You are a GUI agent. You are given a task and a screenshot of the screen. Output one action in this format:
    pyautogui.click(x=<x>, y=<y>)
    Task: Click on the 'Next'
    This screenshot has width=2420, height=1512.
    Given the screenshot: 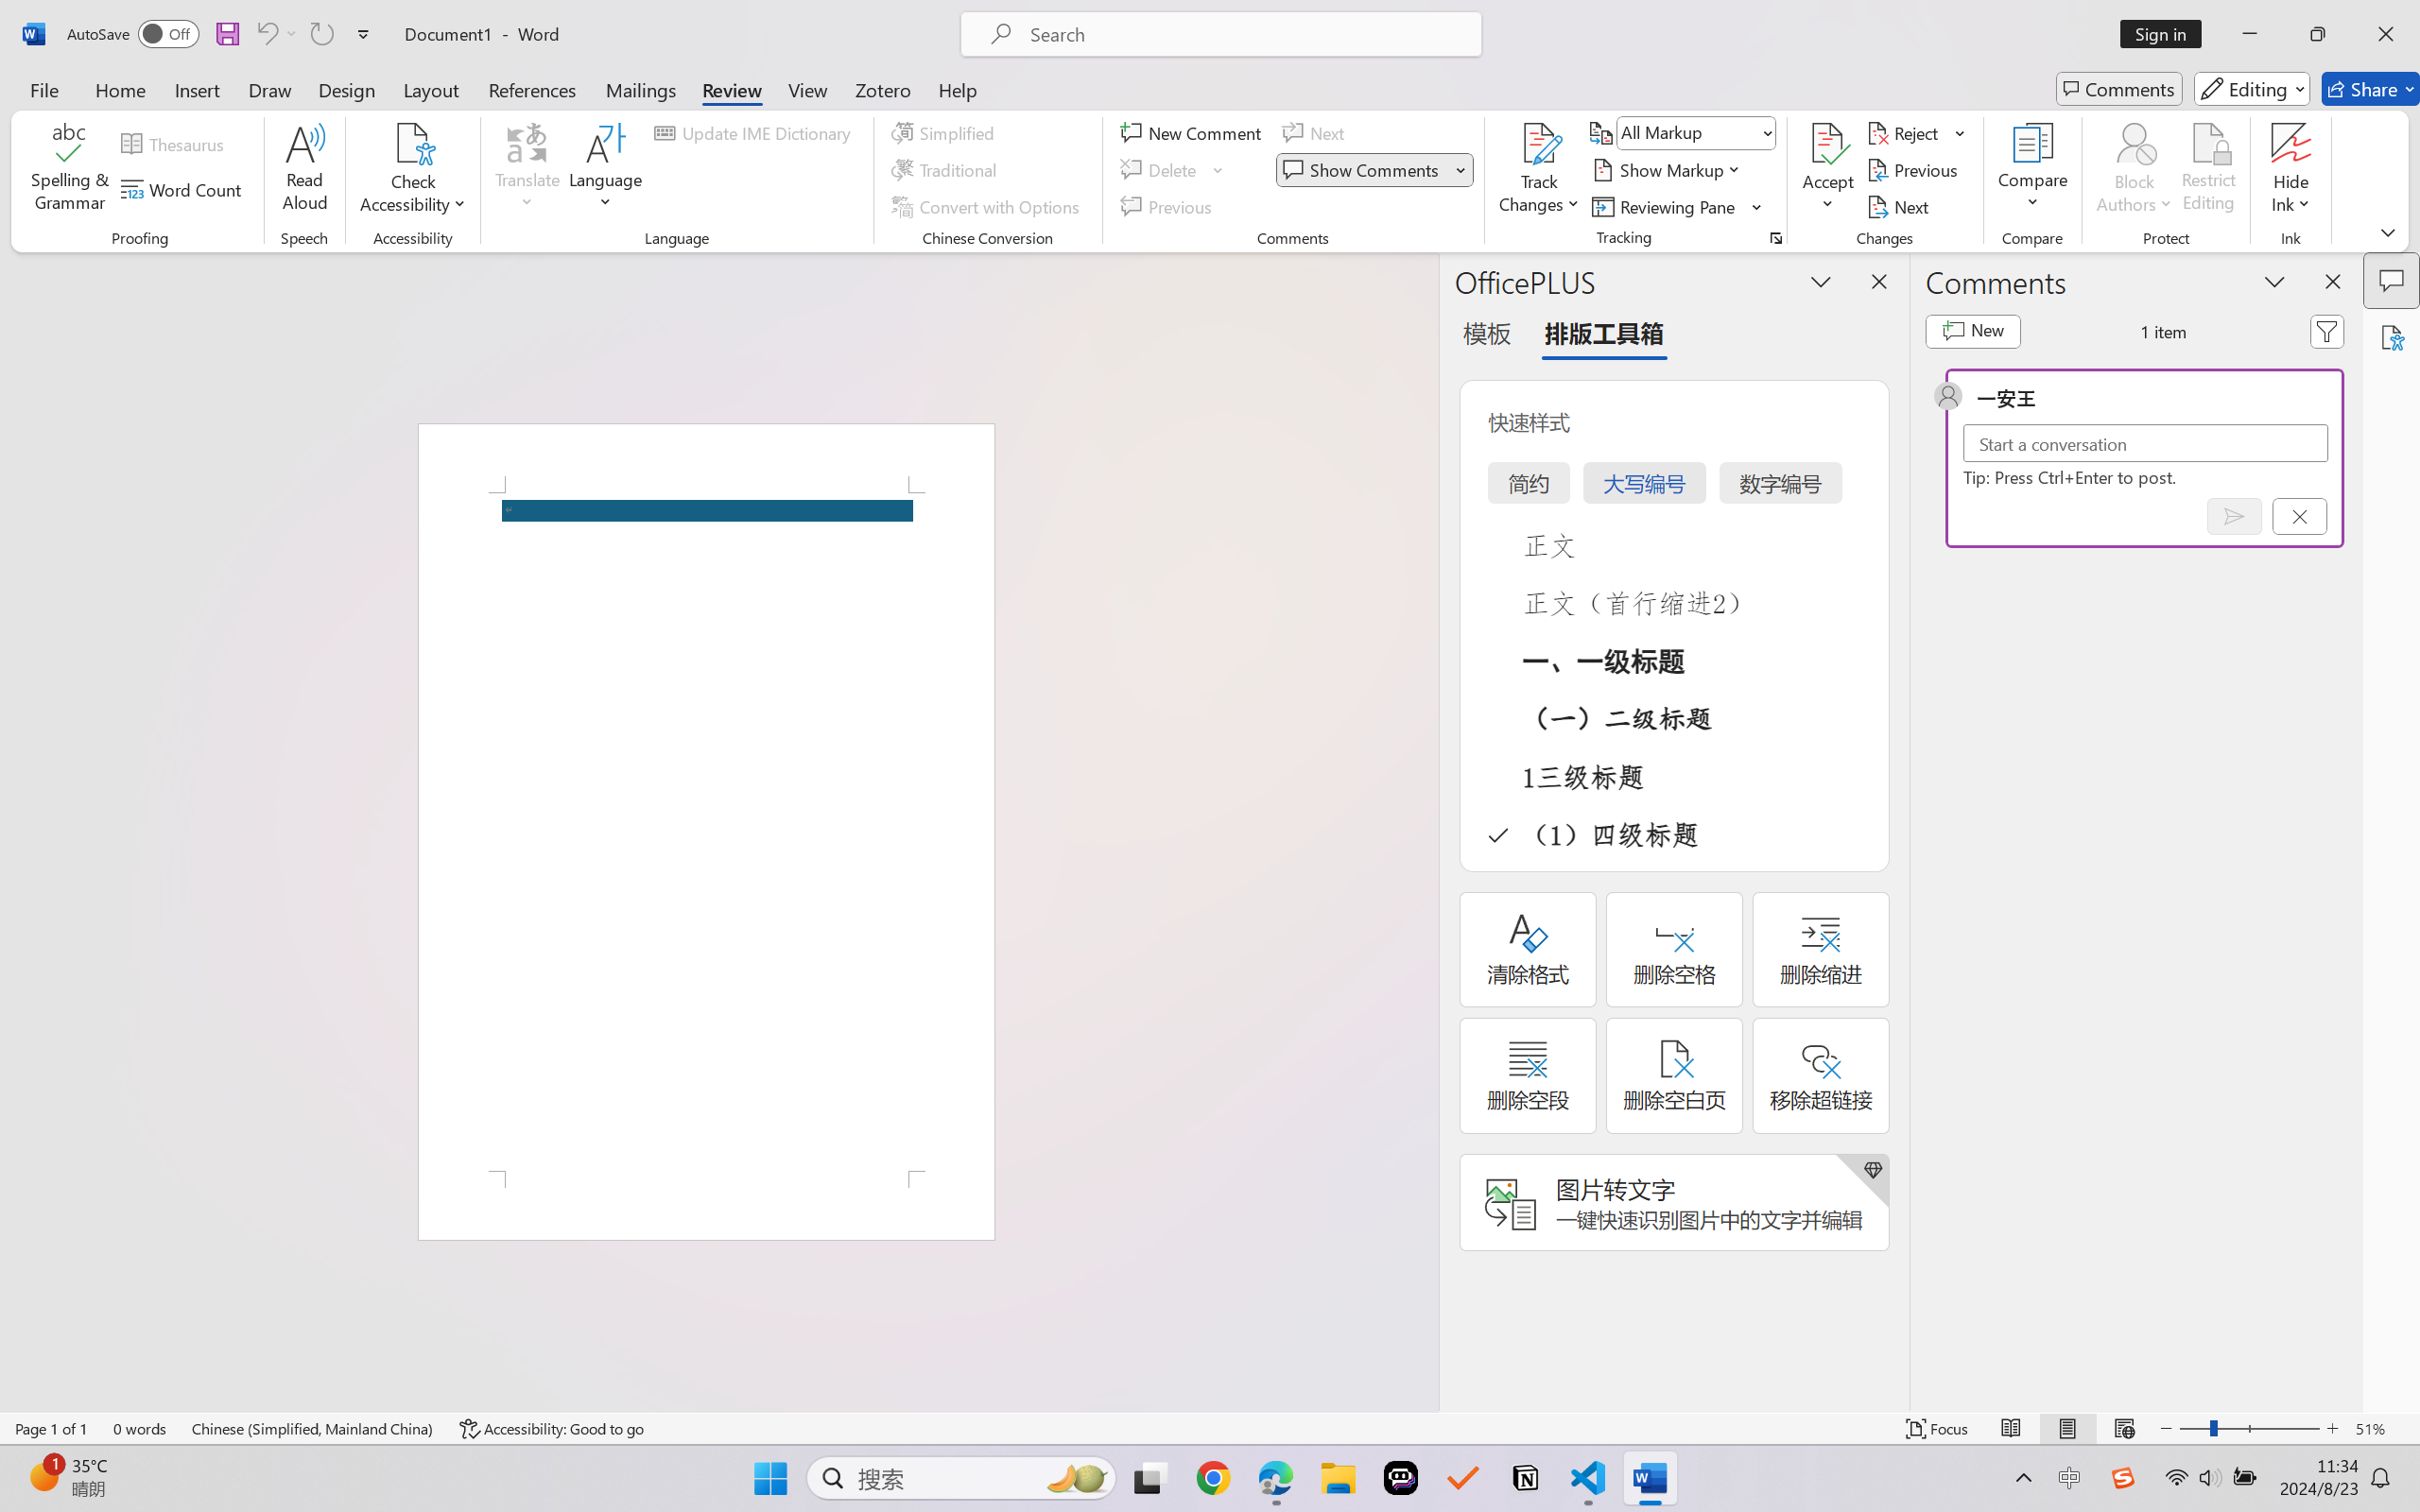 What is the action you would take?
    pyautogui.click(x=1899, y=207)
    